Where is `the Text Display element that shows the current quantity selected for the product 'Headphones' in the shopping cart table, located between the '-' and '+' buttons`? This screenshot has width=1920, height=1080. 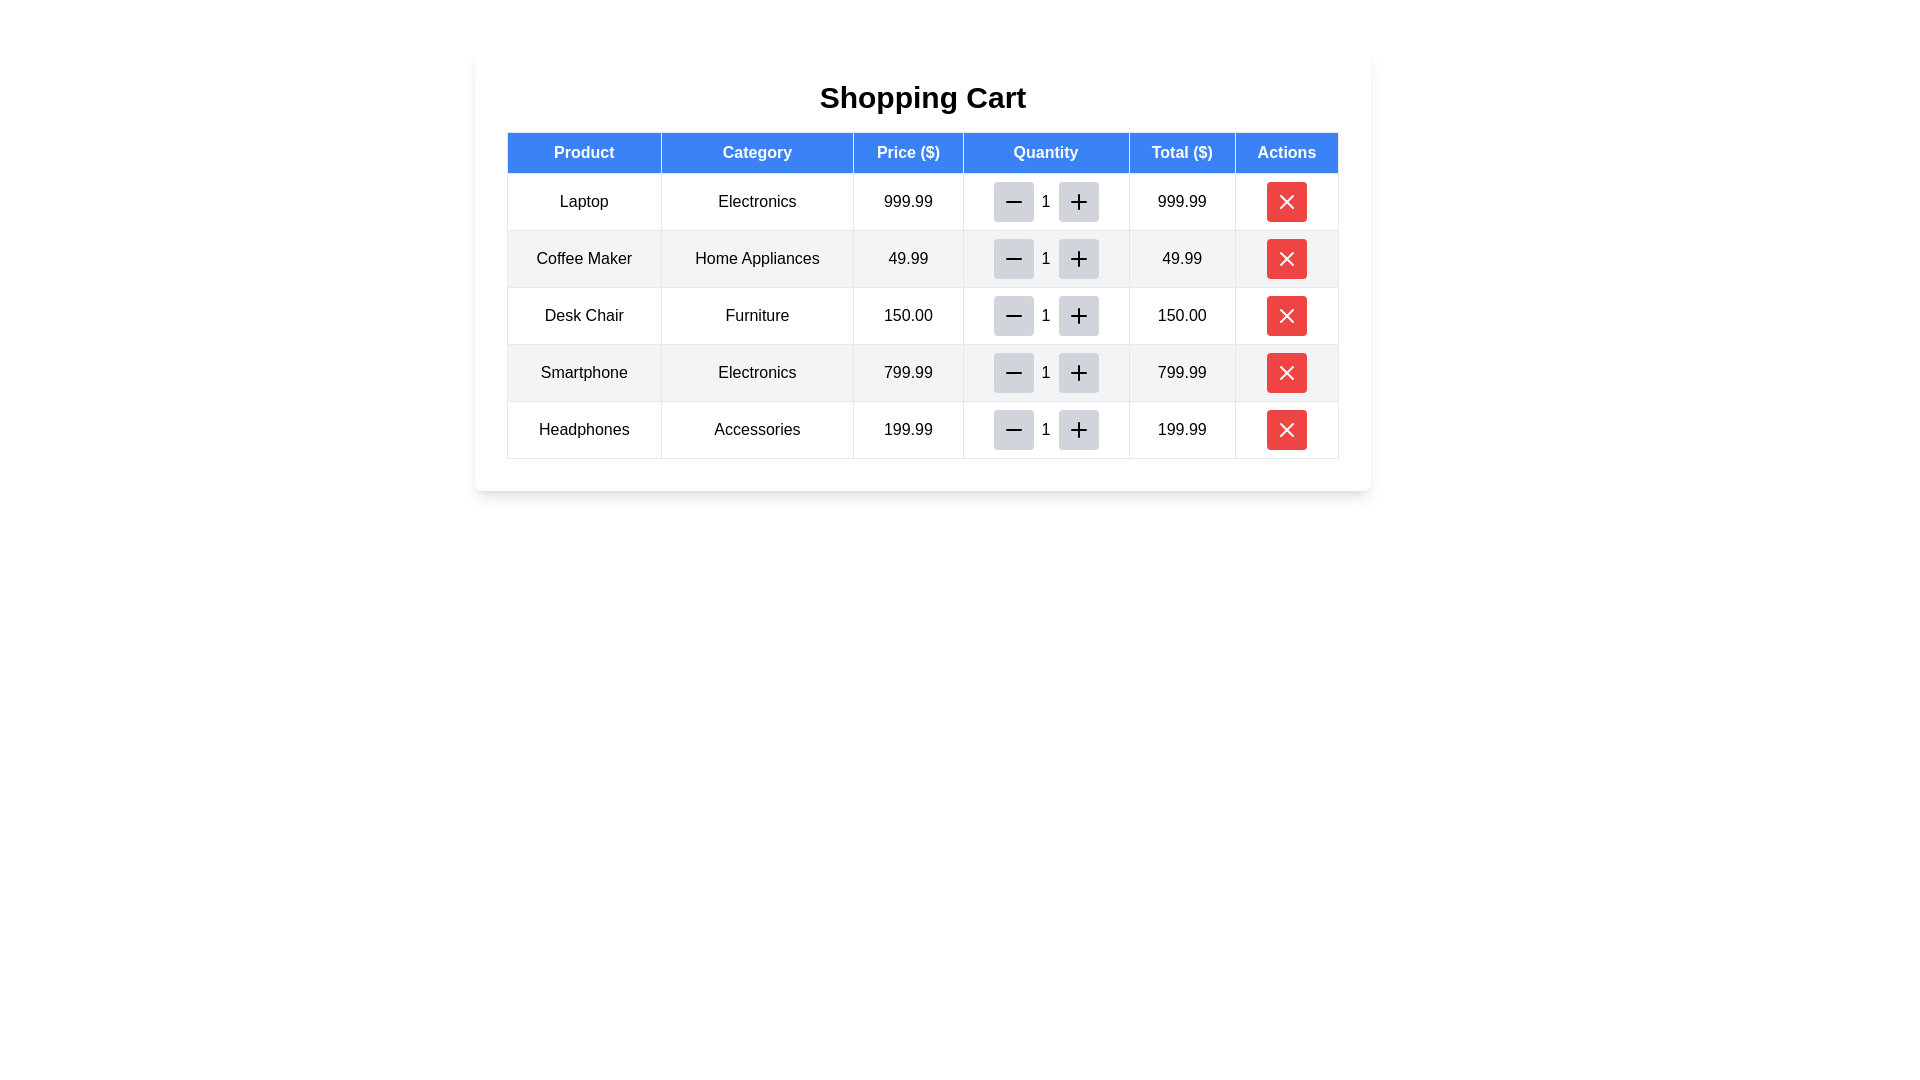 the Text Display element that shows the current quantity selected for the product 'Headphones' in the shopping cart table, located between the '-' and '+' buttons is located at coordinates (1045, 428).